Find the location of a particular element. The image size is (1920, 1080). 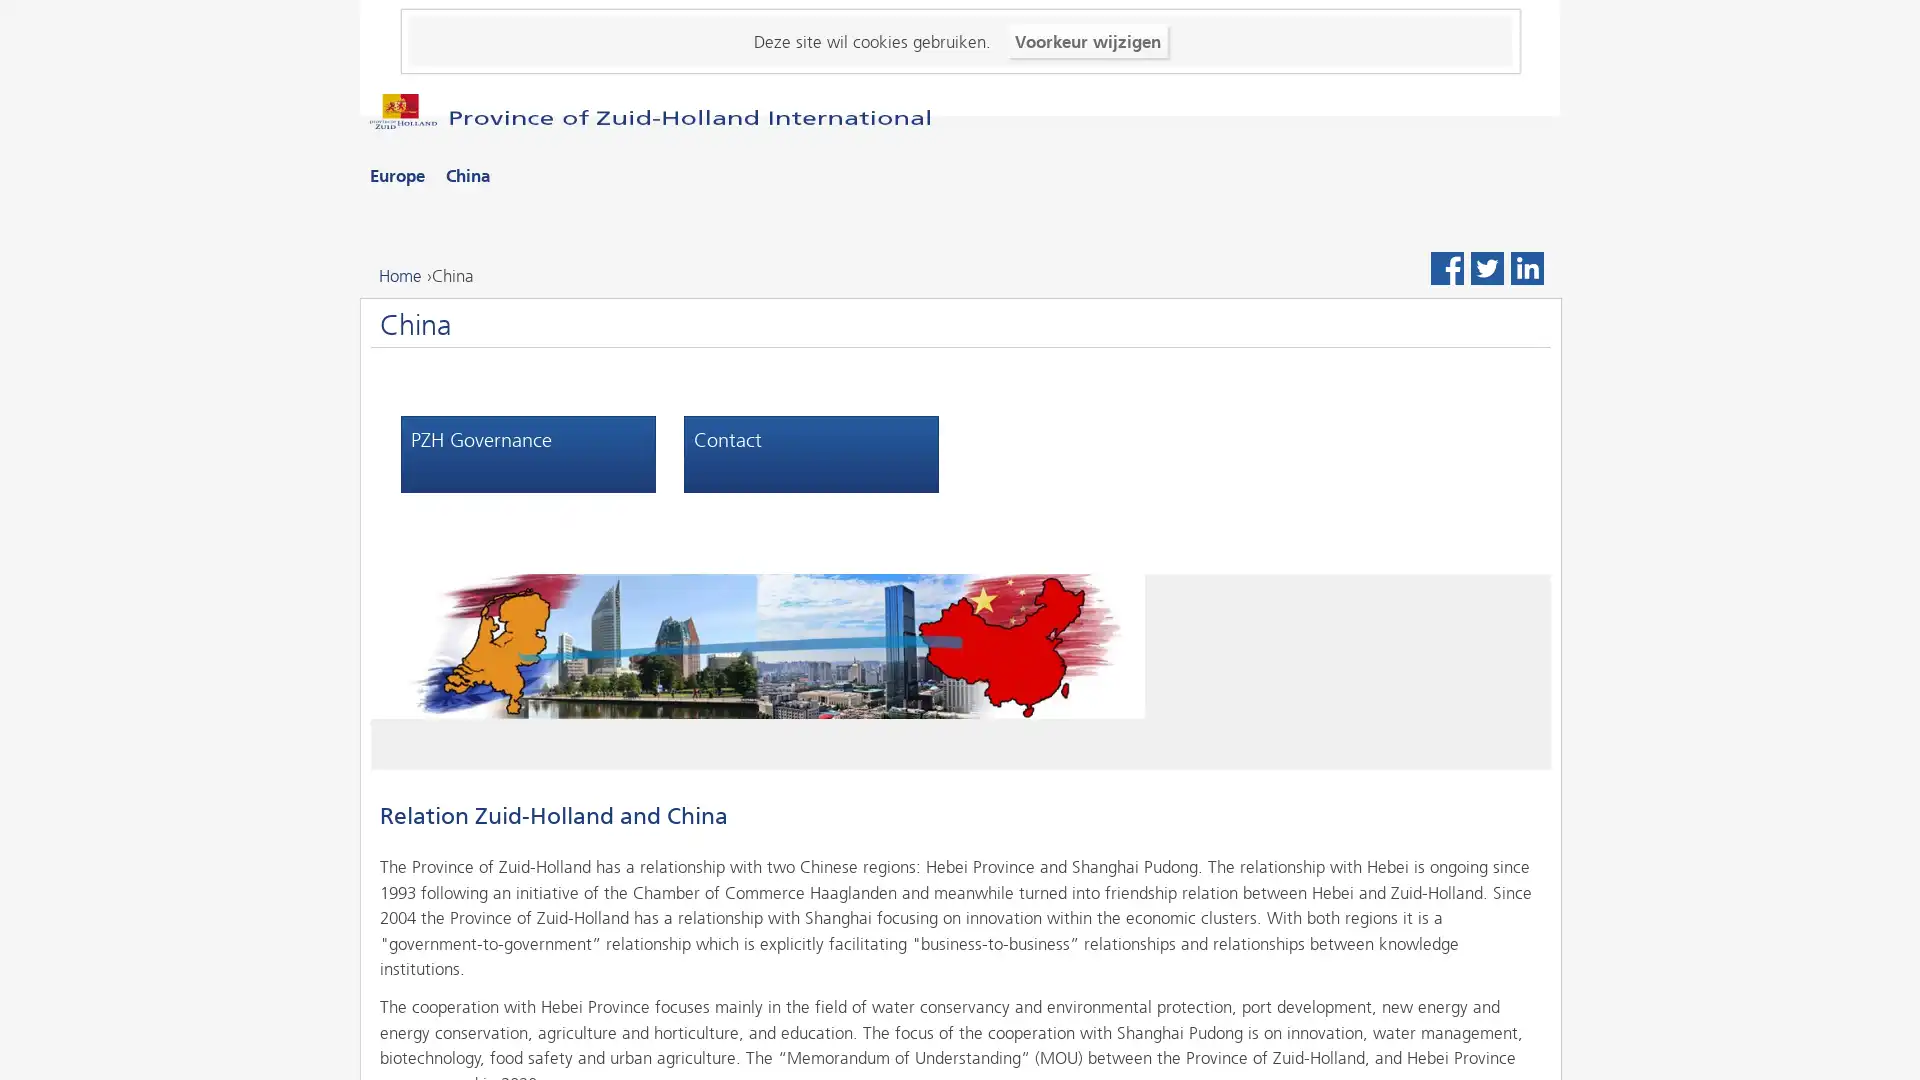

Voorkeur wijzigen is located at coordinates (1085, 40).